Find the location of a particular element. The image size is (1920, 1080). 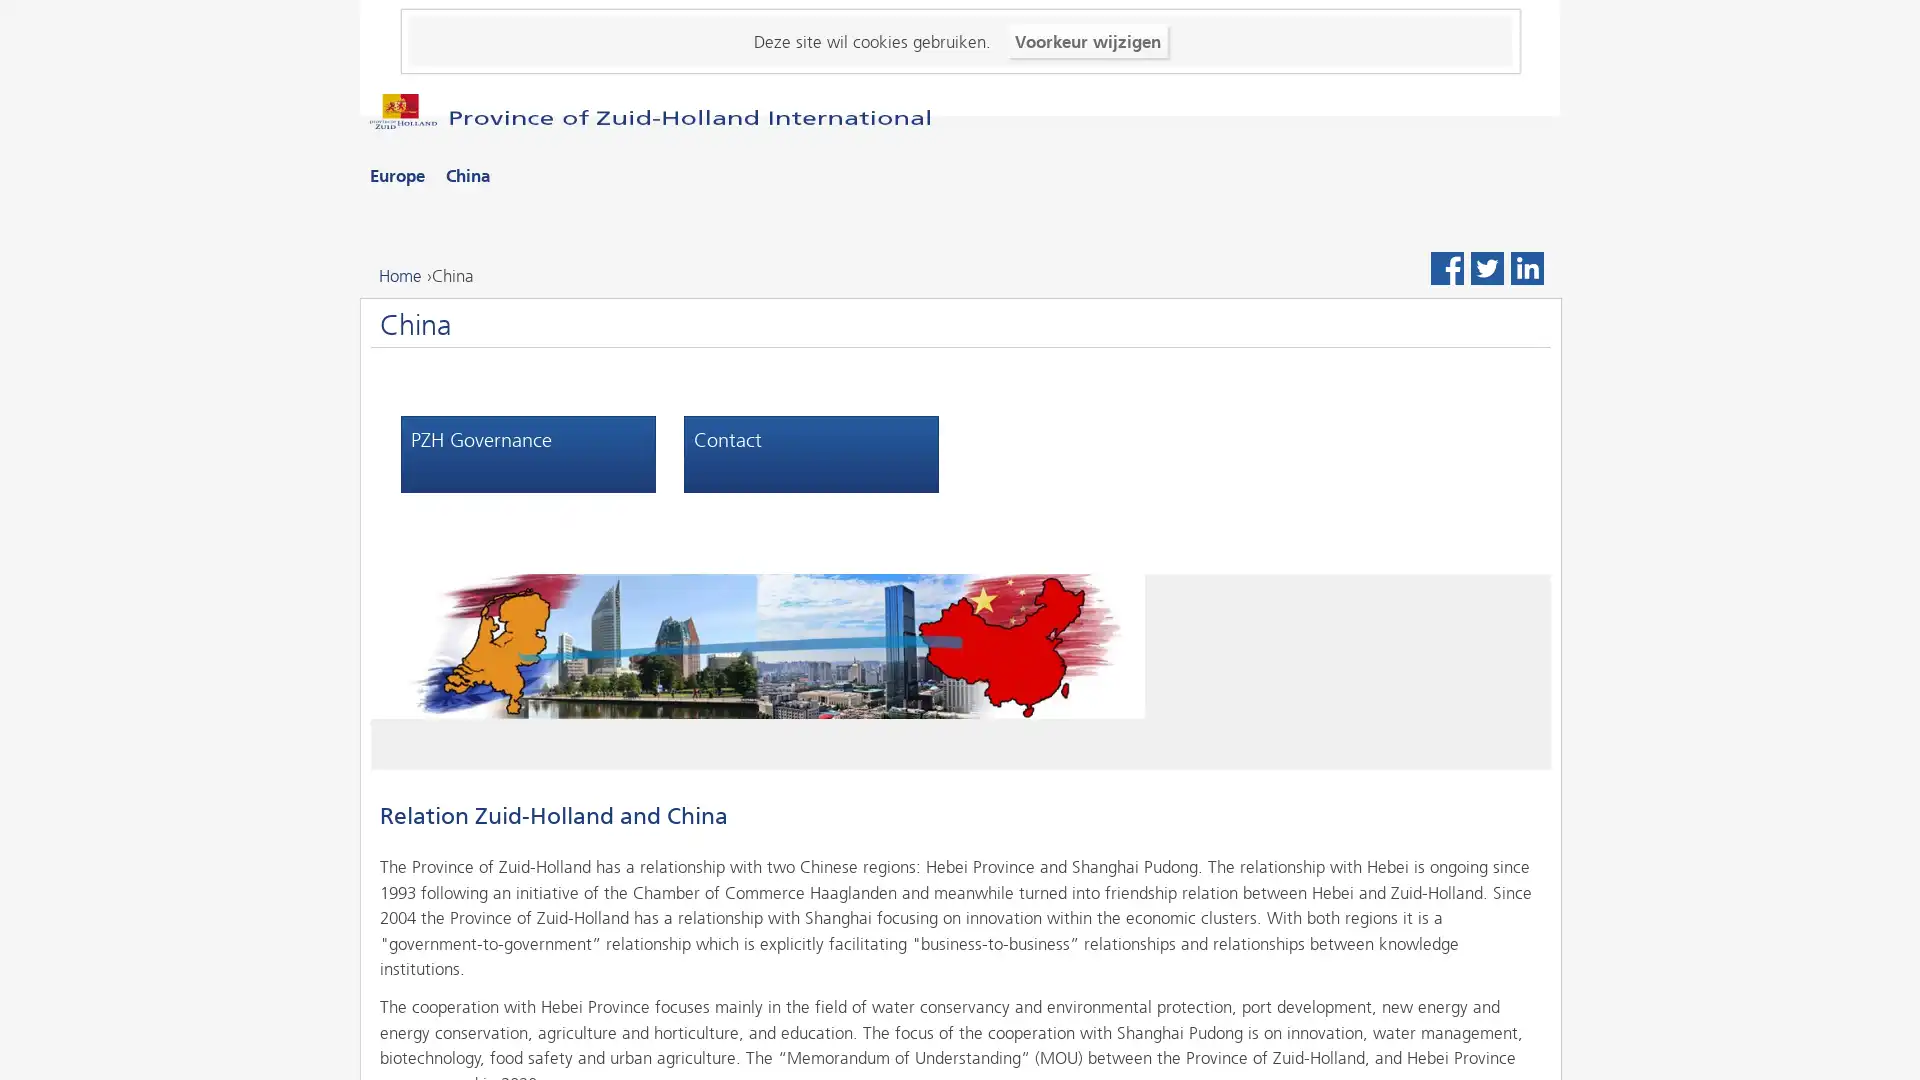

Voorkeur wijzigen is located at coordinates (1085, 40).